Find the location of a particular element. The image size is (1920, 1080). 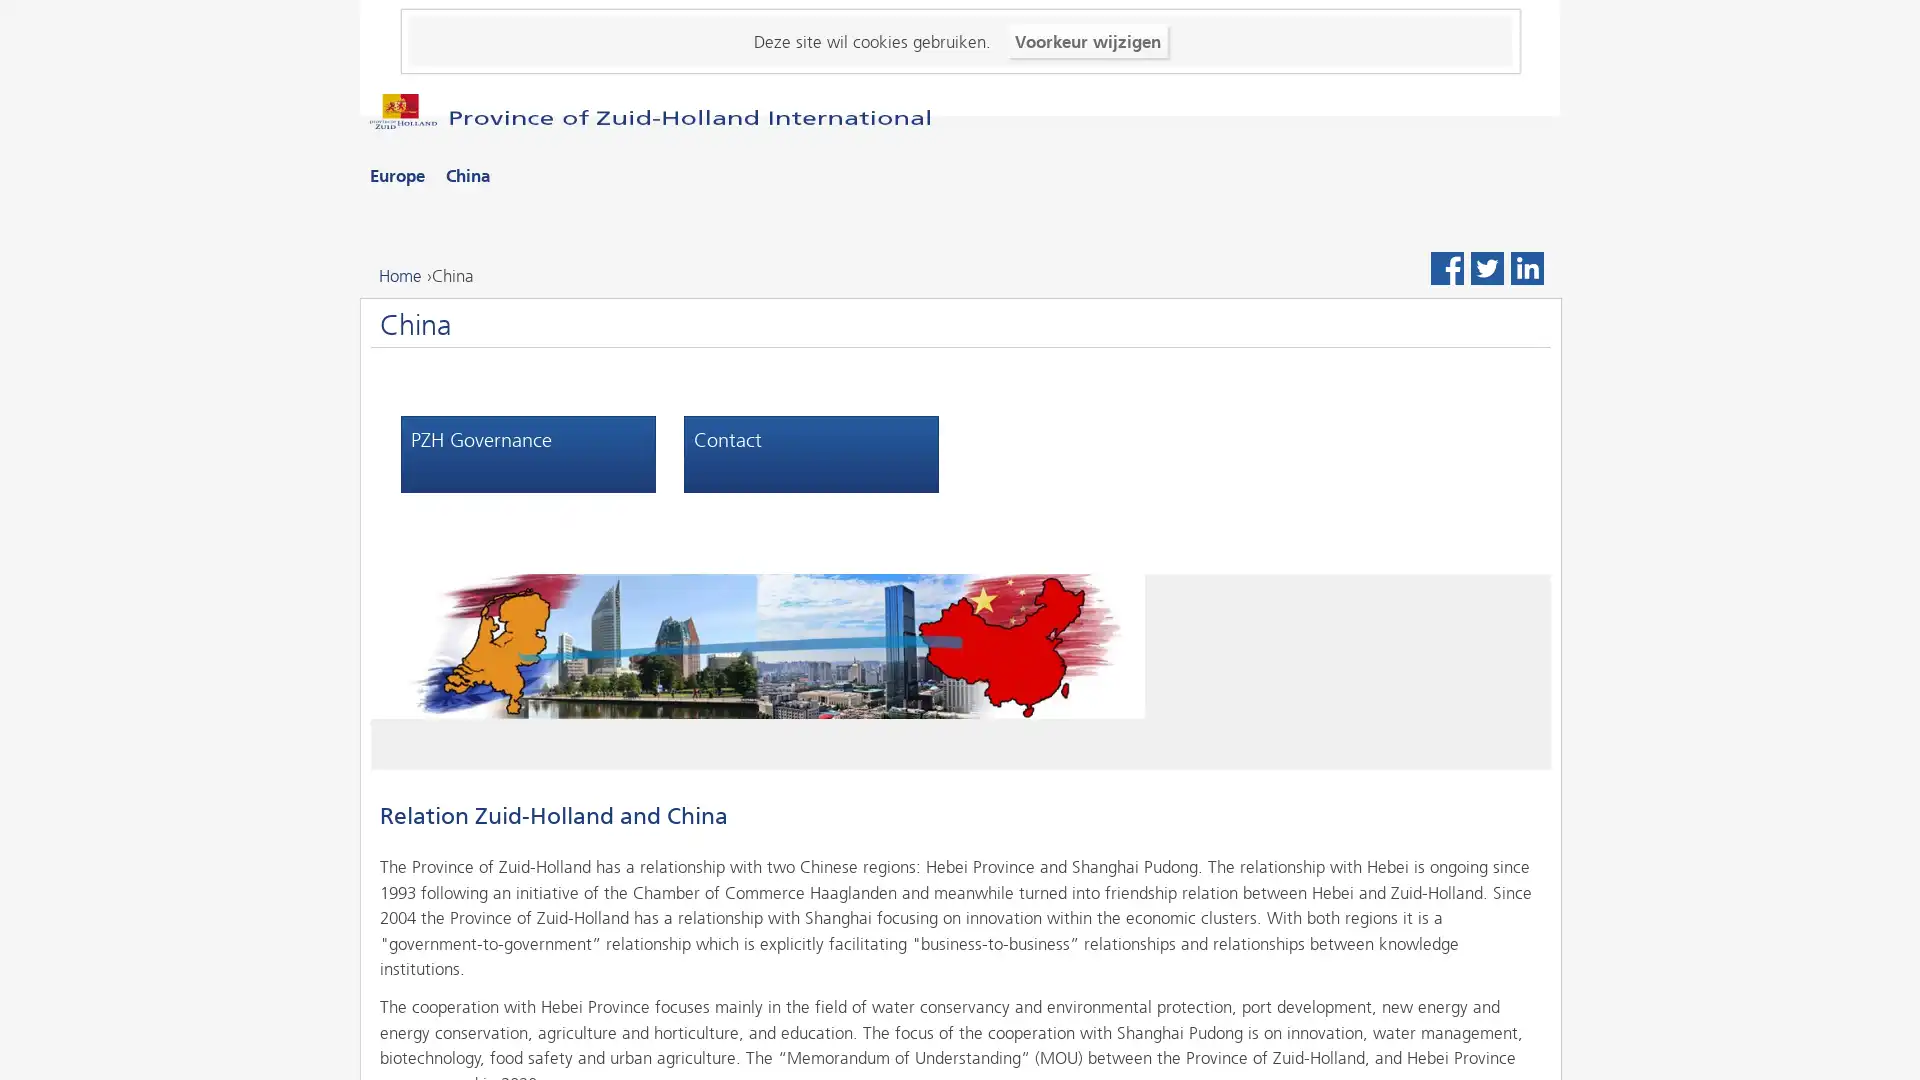

Voorkeur wijzigen is located at coordinates (1085, 40).